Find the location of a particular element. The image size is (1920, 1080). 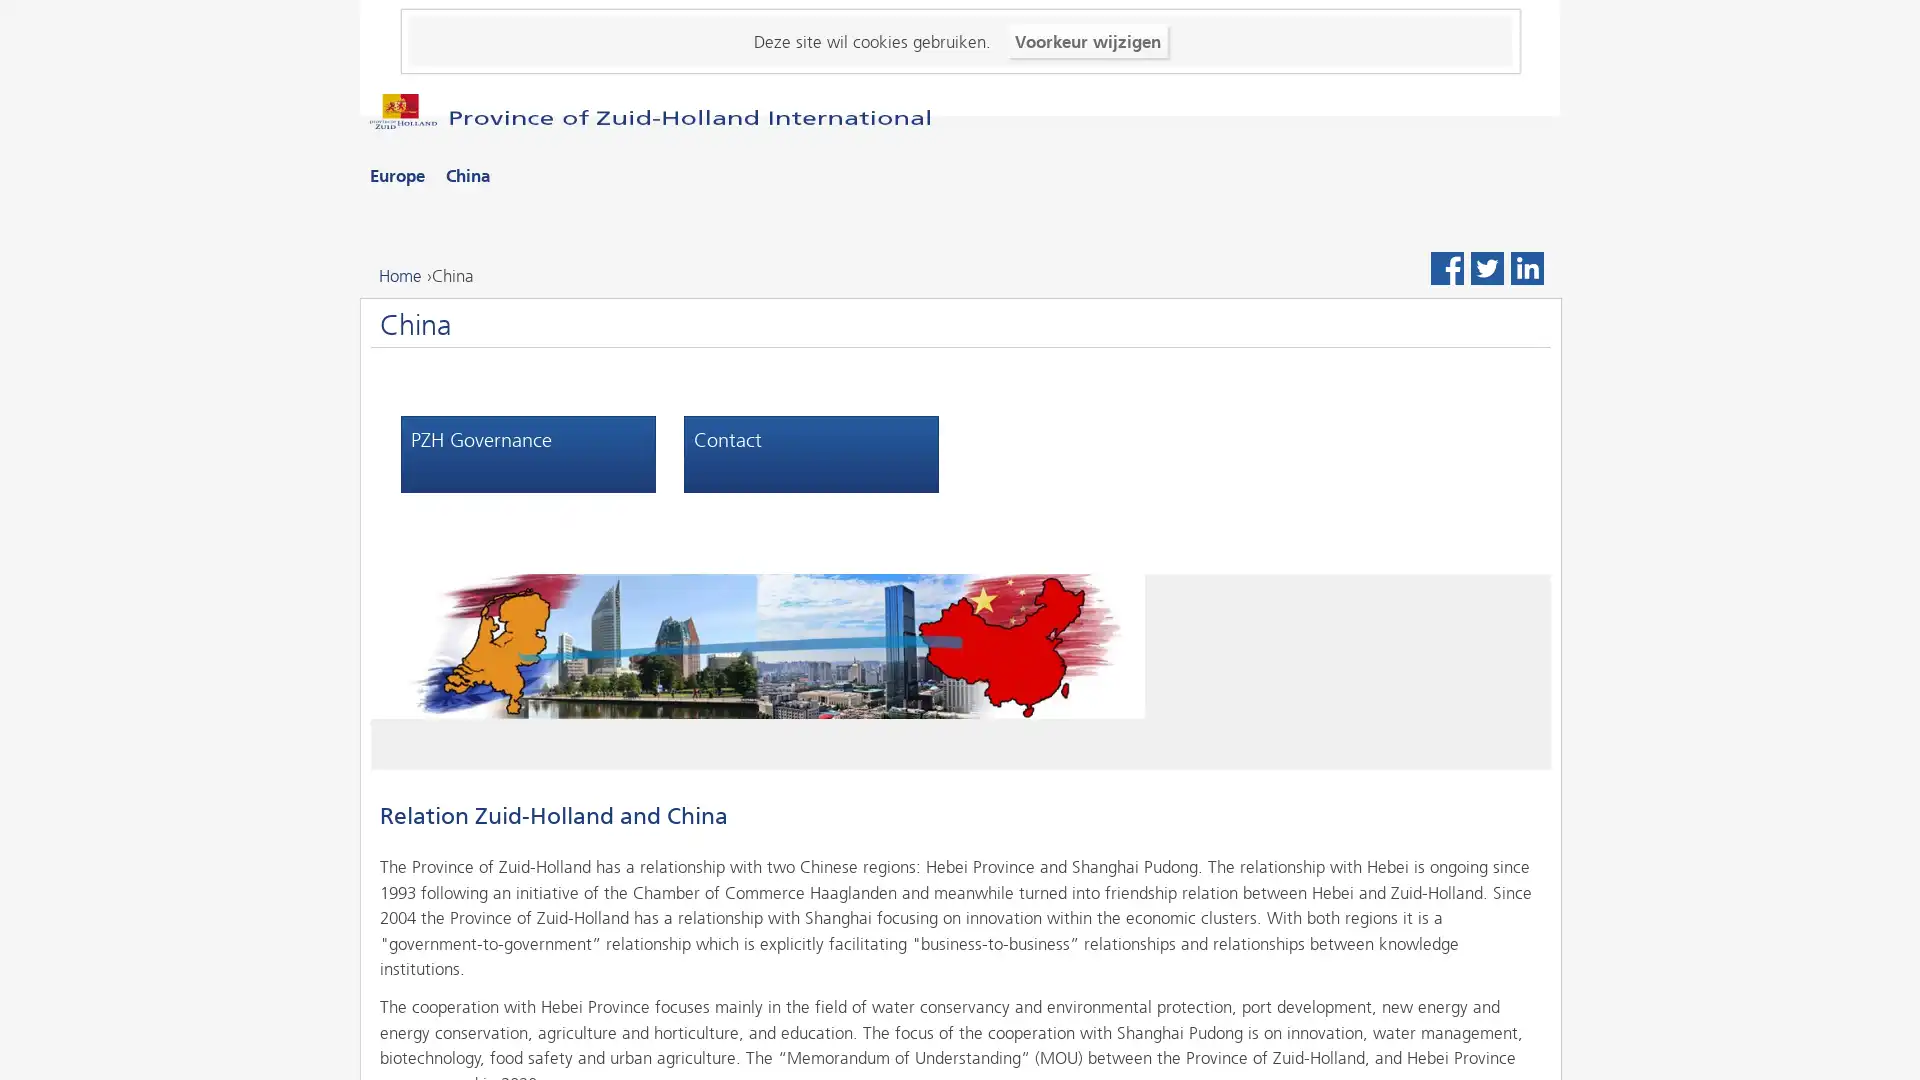

Voorkeur wijzigen is located at coordinates (1085, 40).